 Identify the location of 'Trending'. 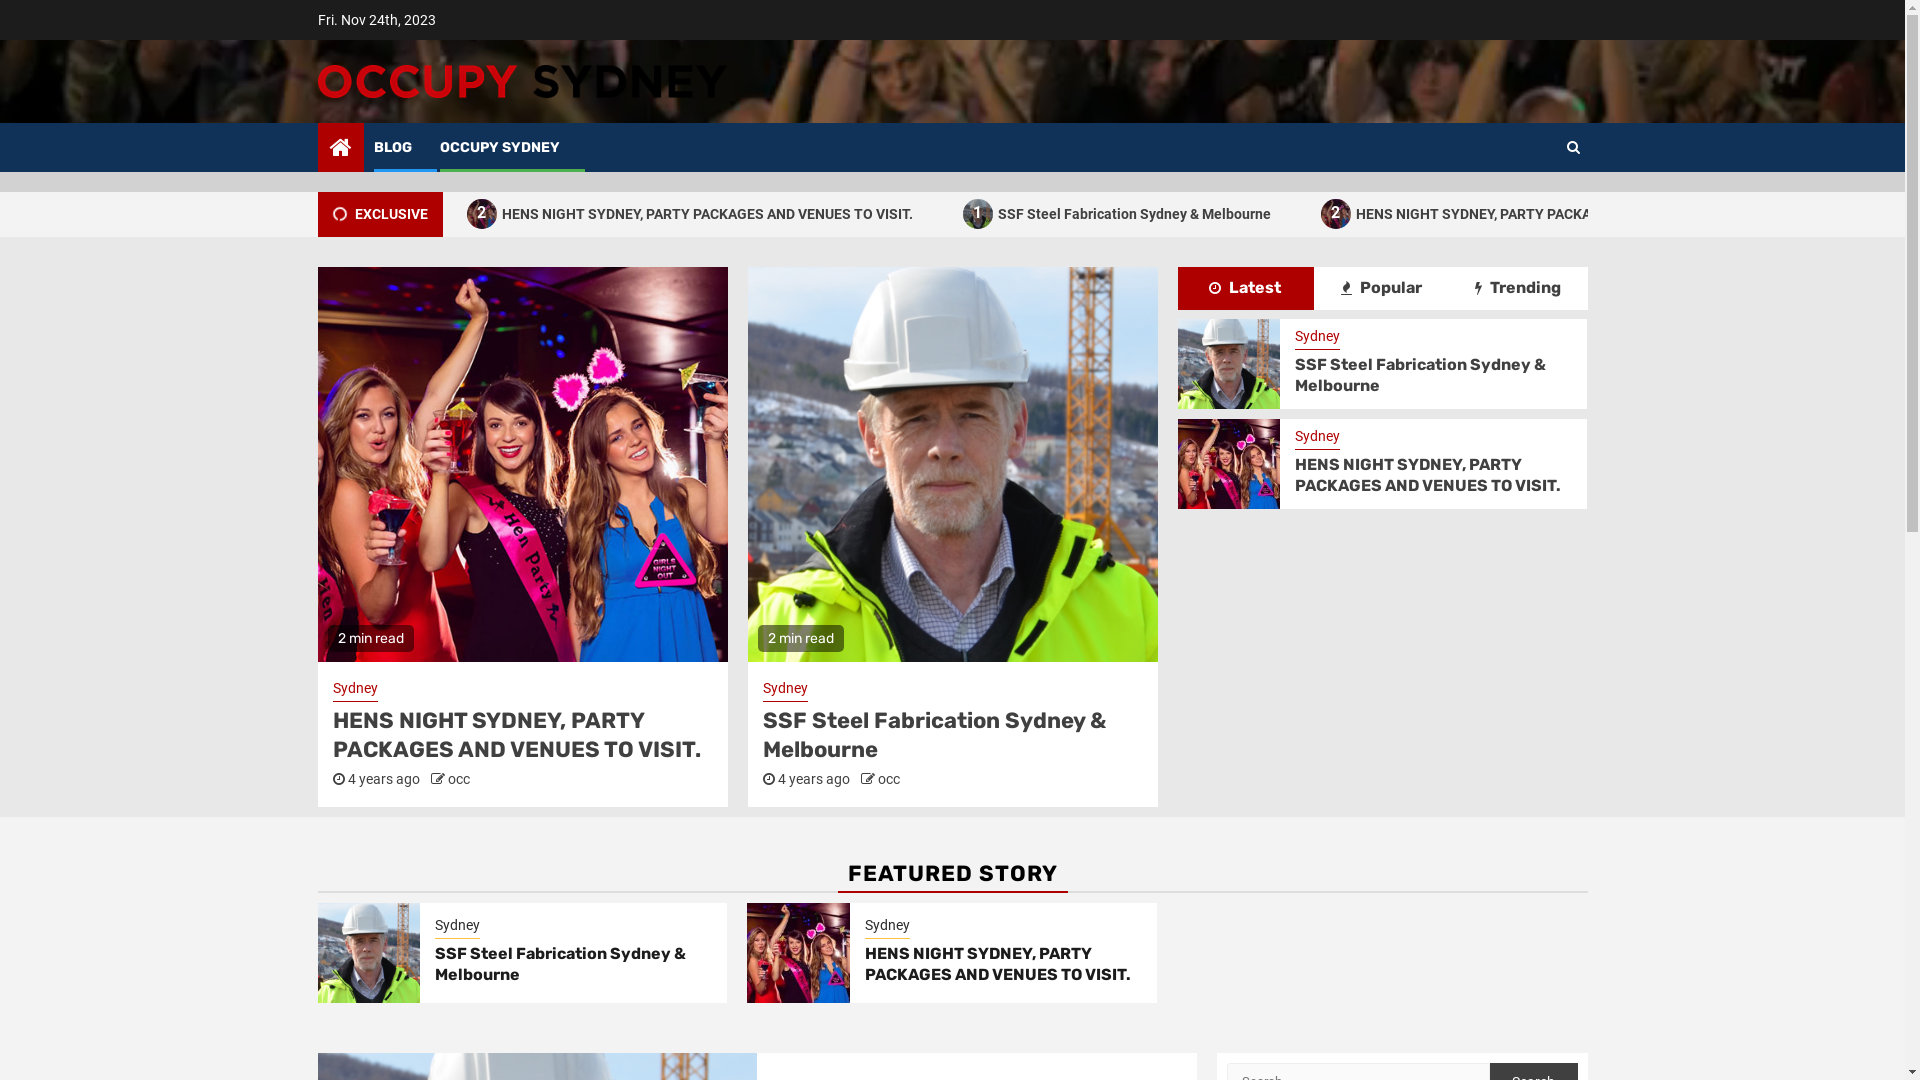
(1517, 288).